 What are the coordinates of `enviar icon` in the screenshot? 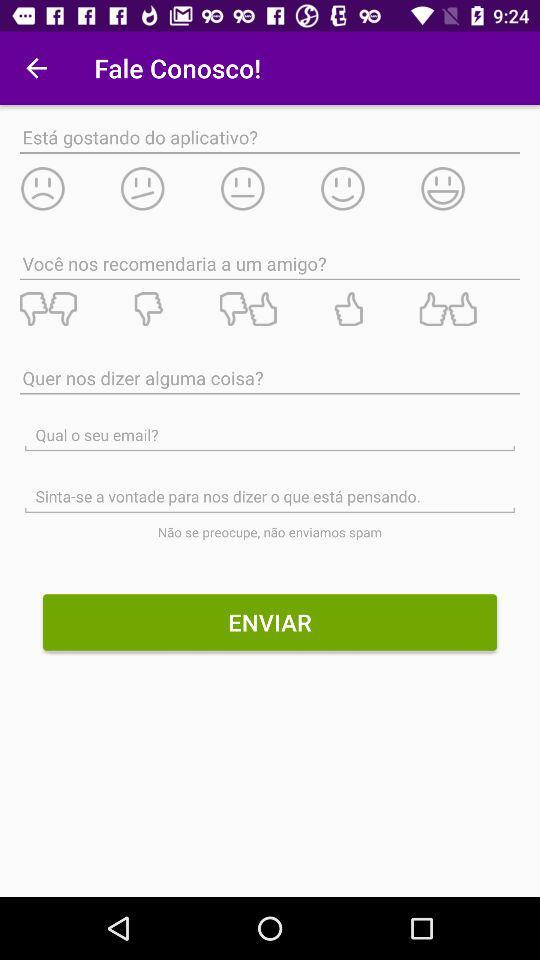 It's located at (270, 621).